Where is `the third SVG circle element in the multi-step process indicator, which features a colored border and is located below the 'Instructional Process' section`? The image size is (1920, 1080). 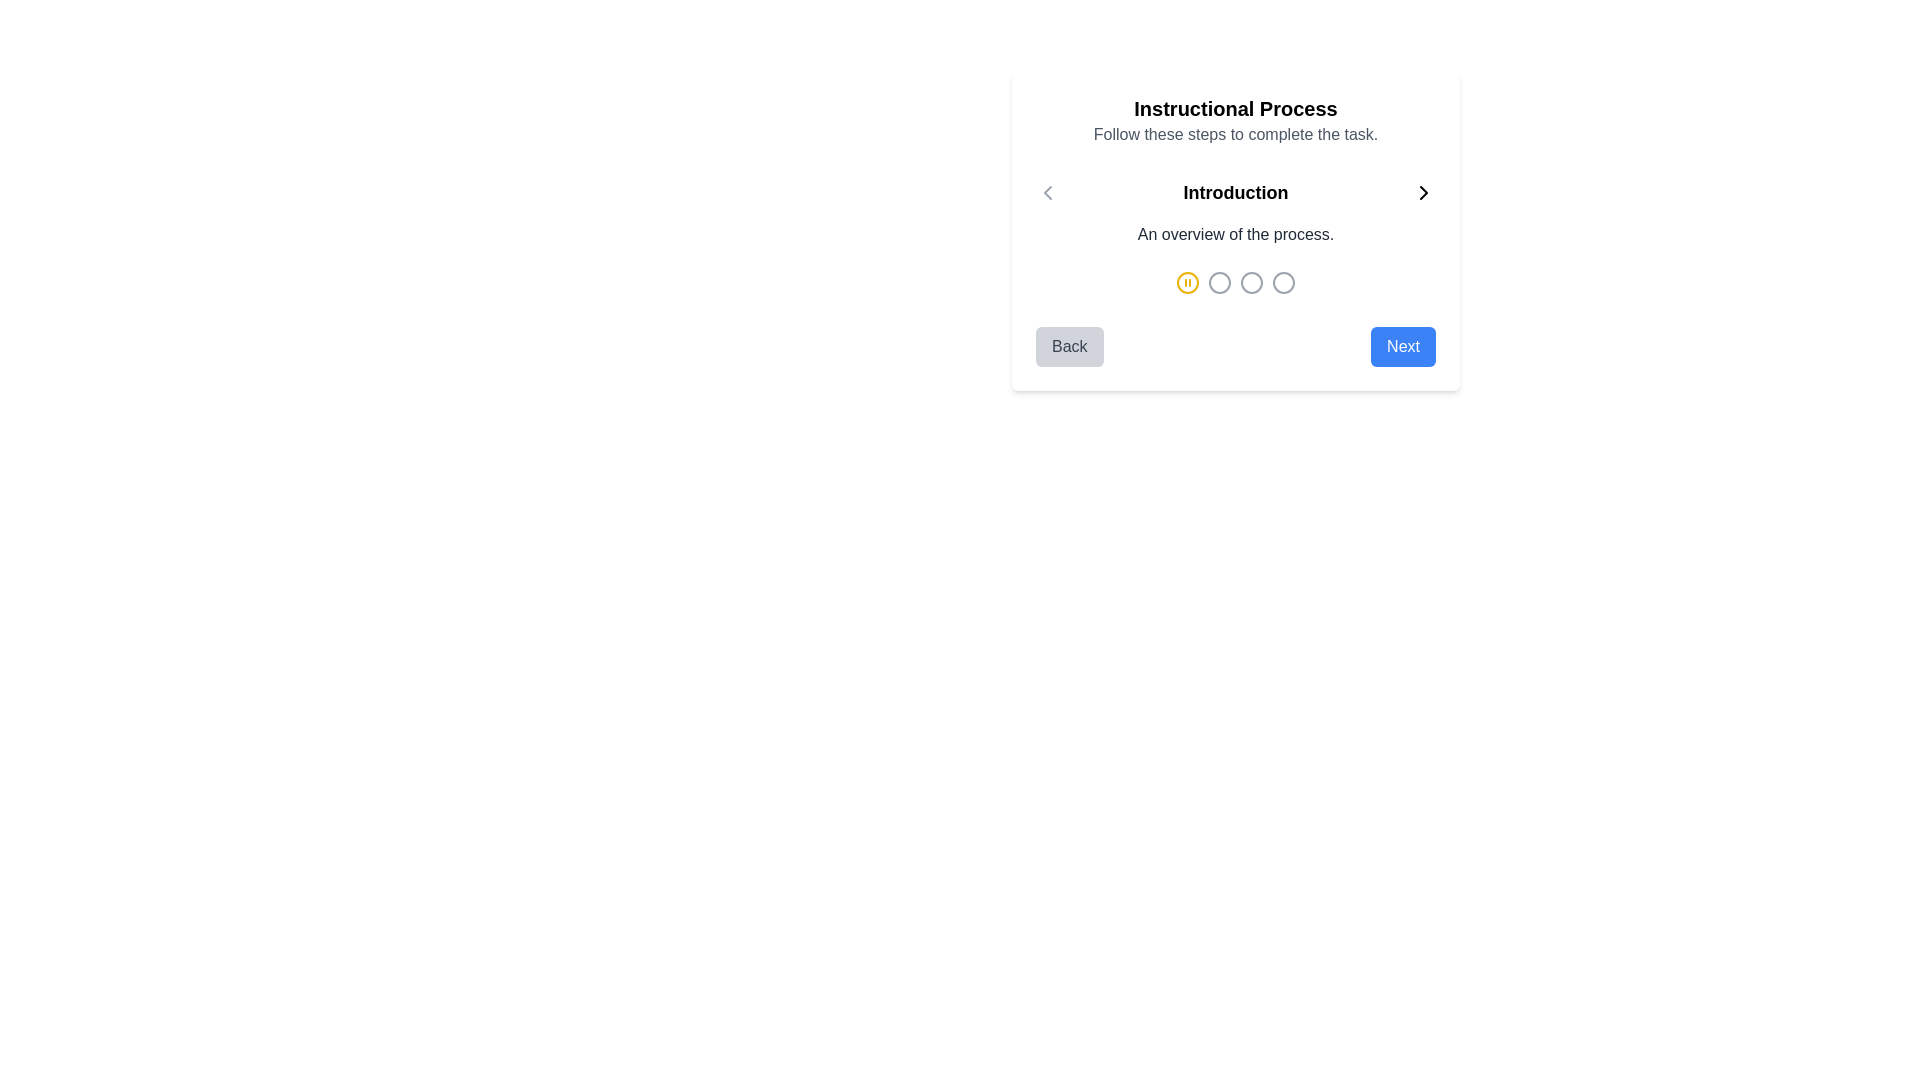
the third SVG circle element in the multi-step process indicator, which features a colored border and is located below the 'Instructional Process' section is located at coordinates (1251, 282).